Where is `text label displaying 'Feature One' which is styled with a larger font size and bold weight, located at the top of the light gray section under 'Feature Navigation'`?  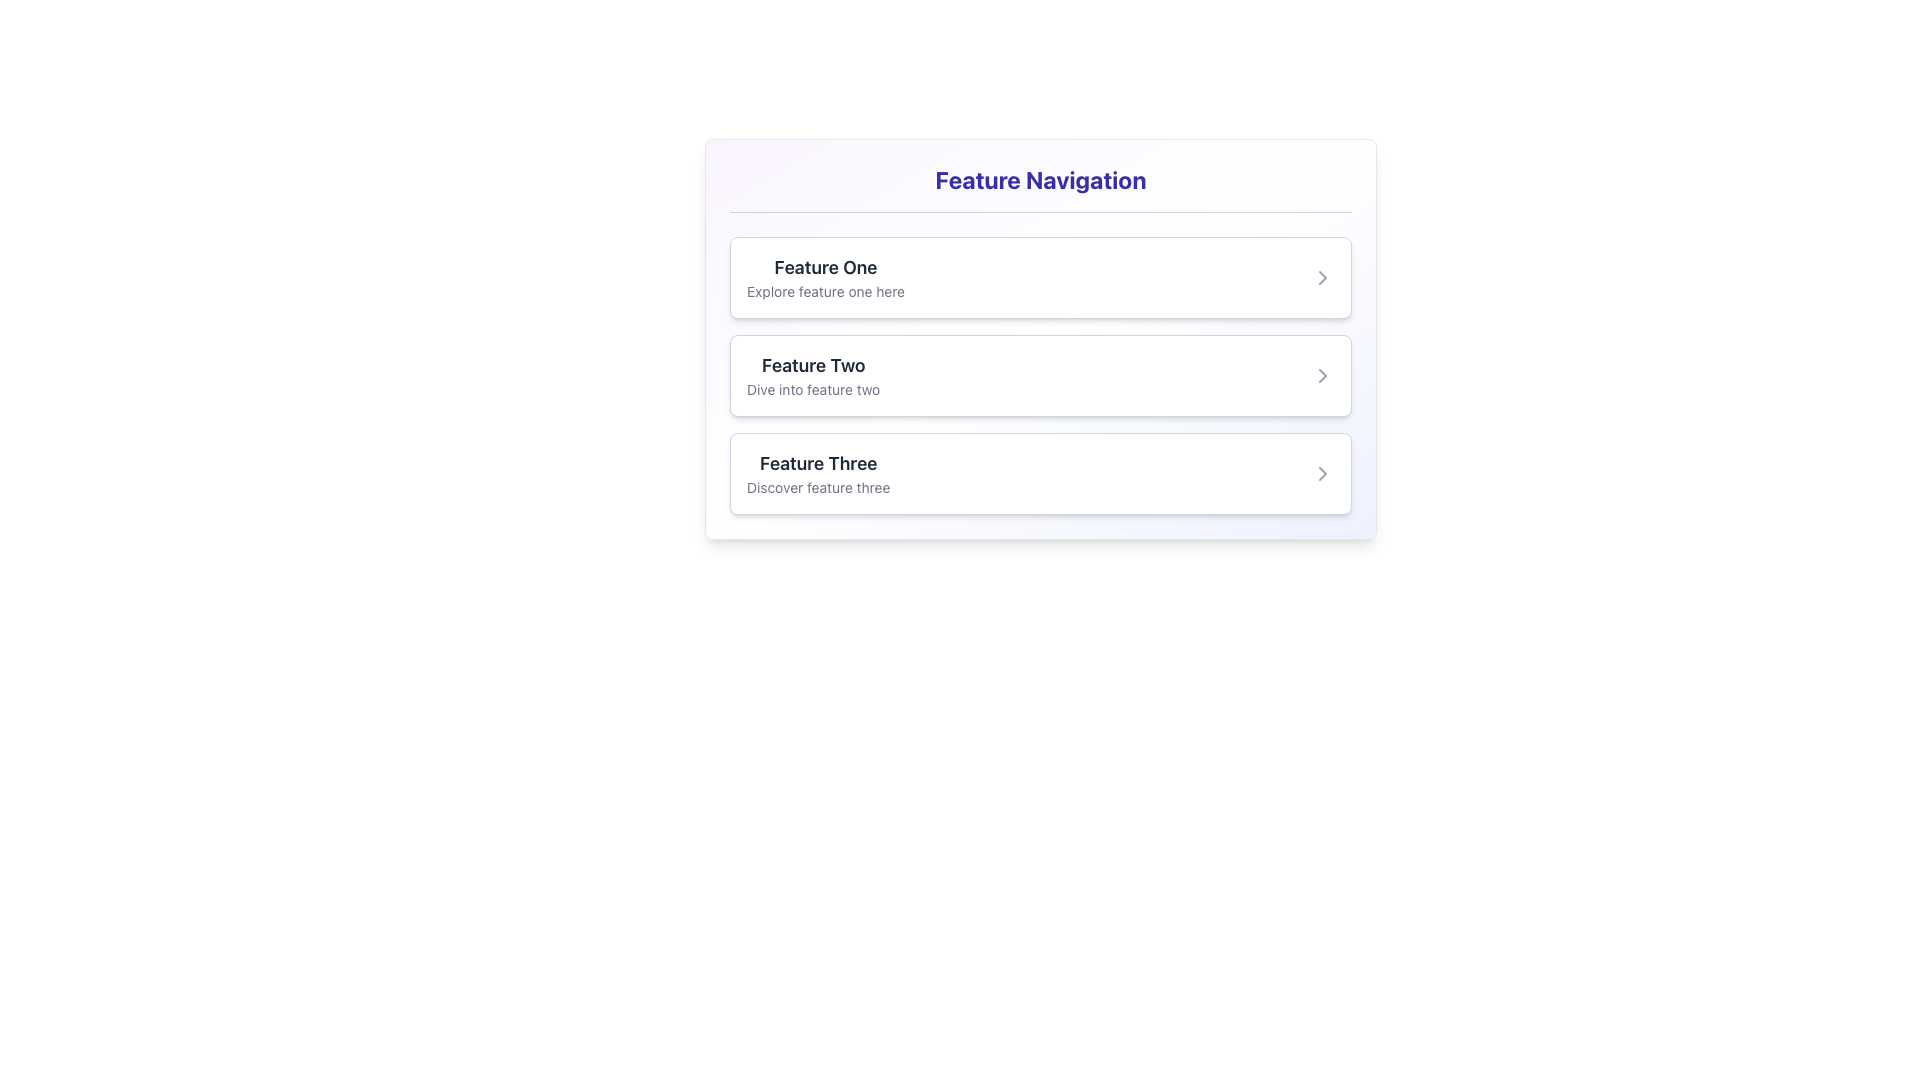 text label displaying 'Feature One' which is styled with a larger font size and bold weight, located at the top of the light gray section under 'Feature Navigation' is located at coordinates (825, 266).